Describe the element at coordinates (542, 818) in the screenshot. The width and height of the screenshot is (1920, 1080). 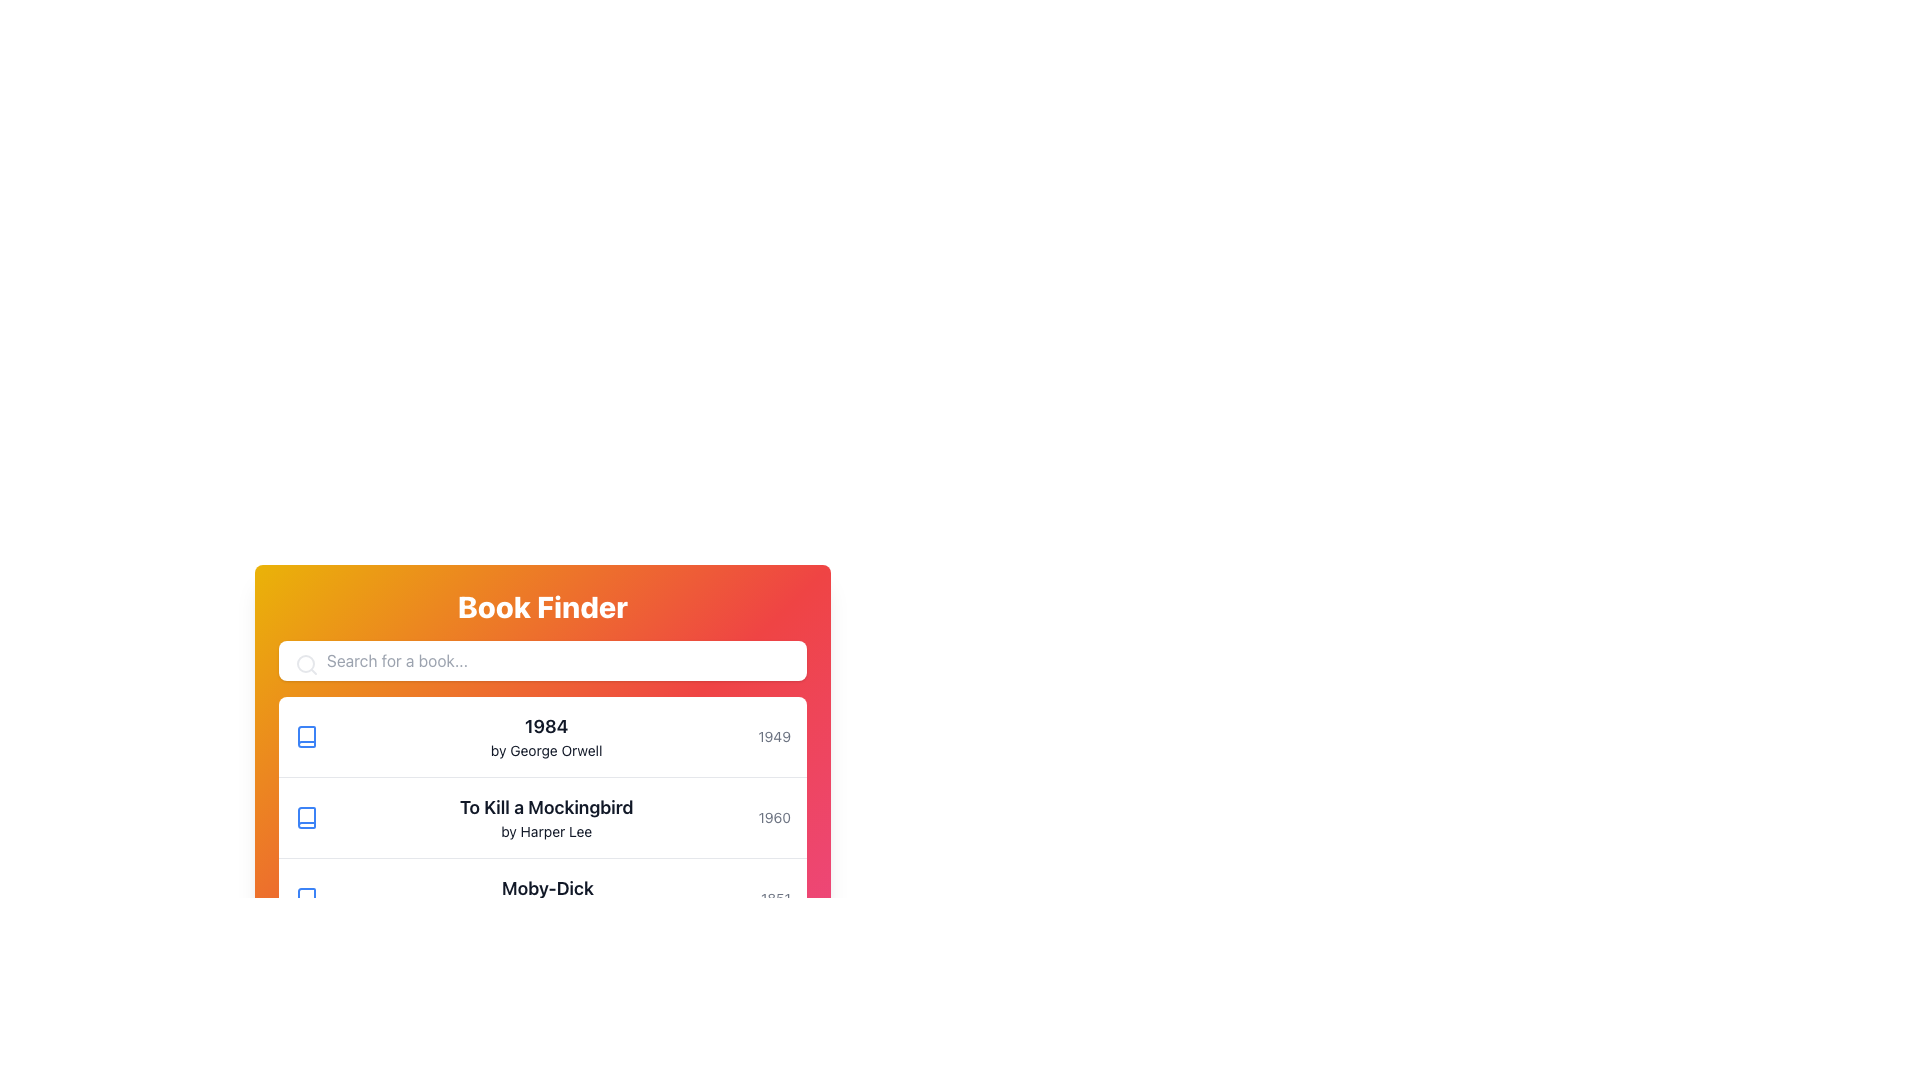
I see `the list item representing the book 'To Kill a Mockingbird'` at that location.